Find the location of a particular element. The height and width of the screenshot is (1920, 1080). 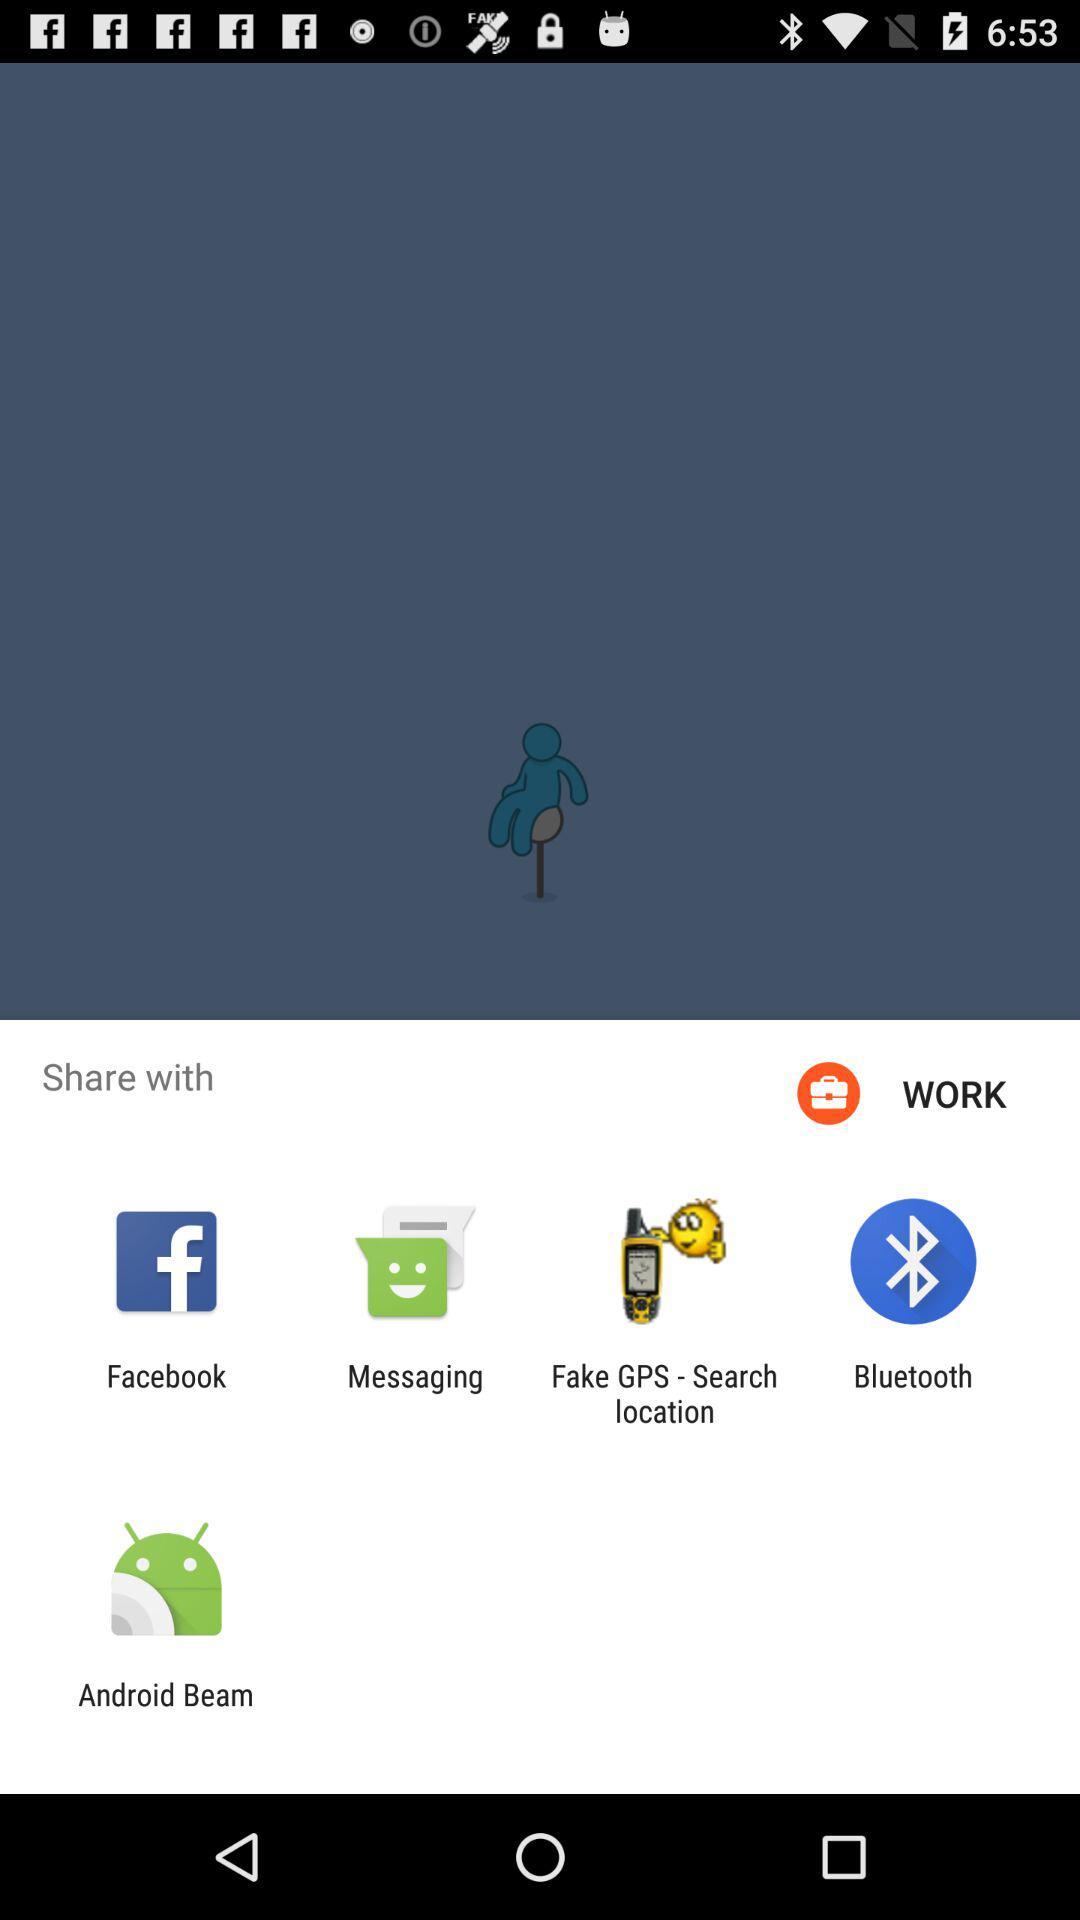

app to the right of facebook app is located at coordinates (414, 1392).